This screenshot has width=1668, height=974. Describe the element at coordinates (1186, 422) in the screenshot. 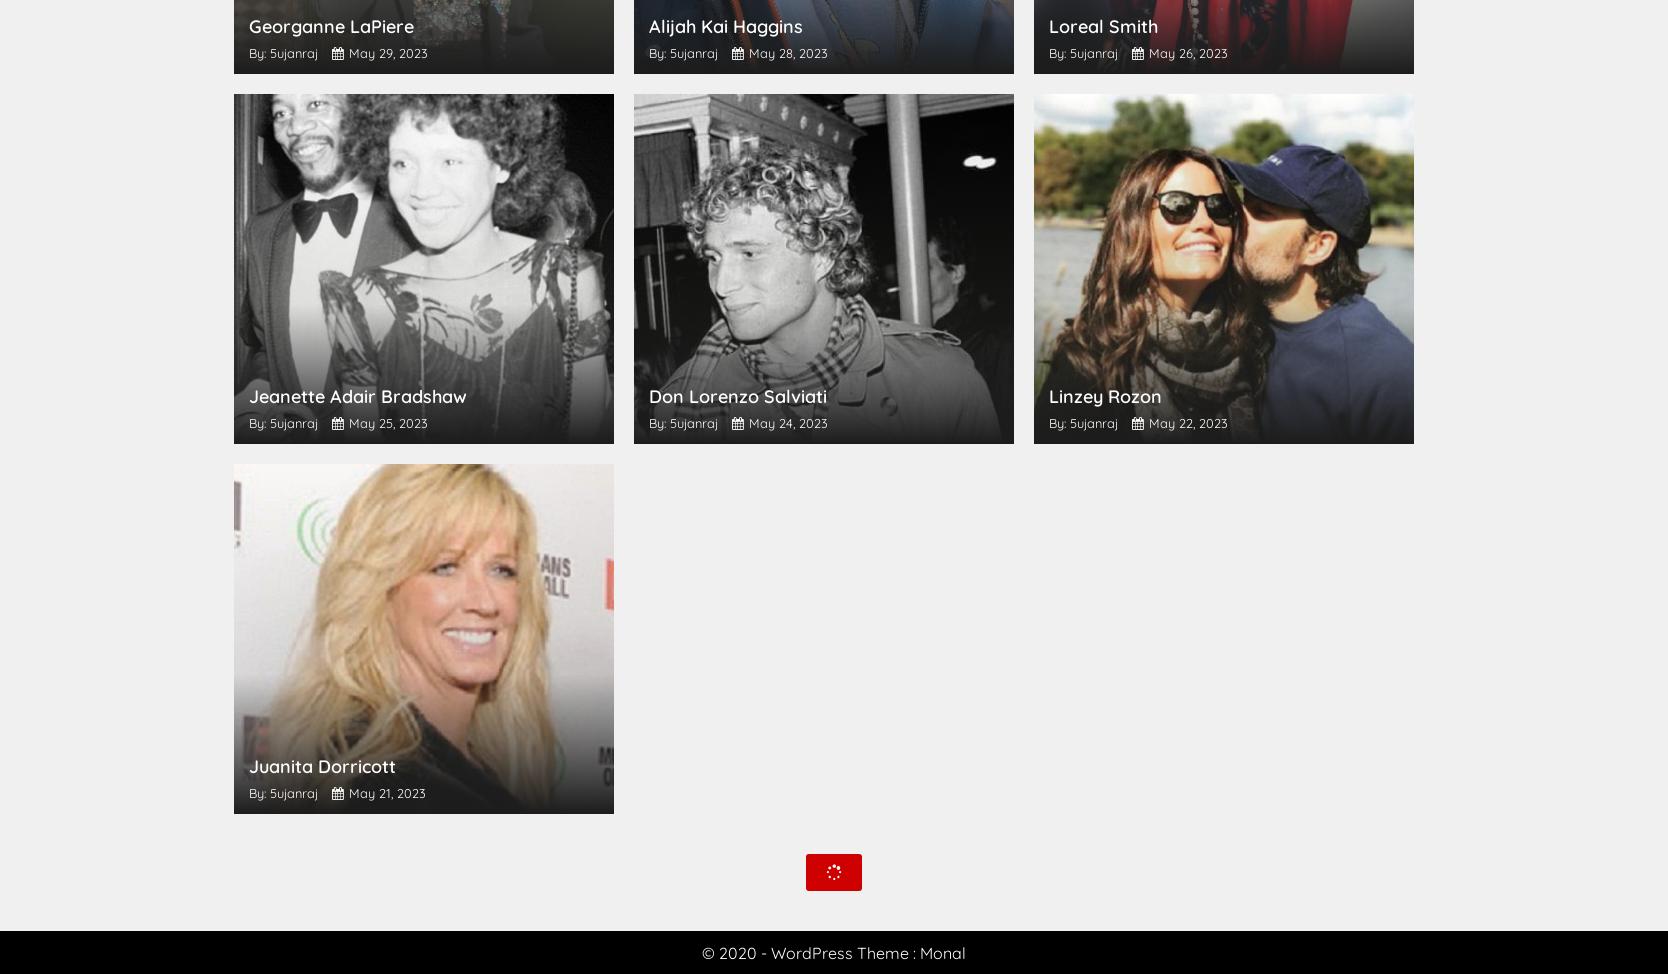

I see `'May 22, 2023'` at that location.